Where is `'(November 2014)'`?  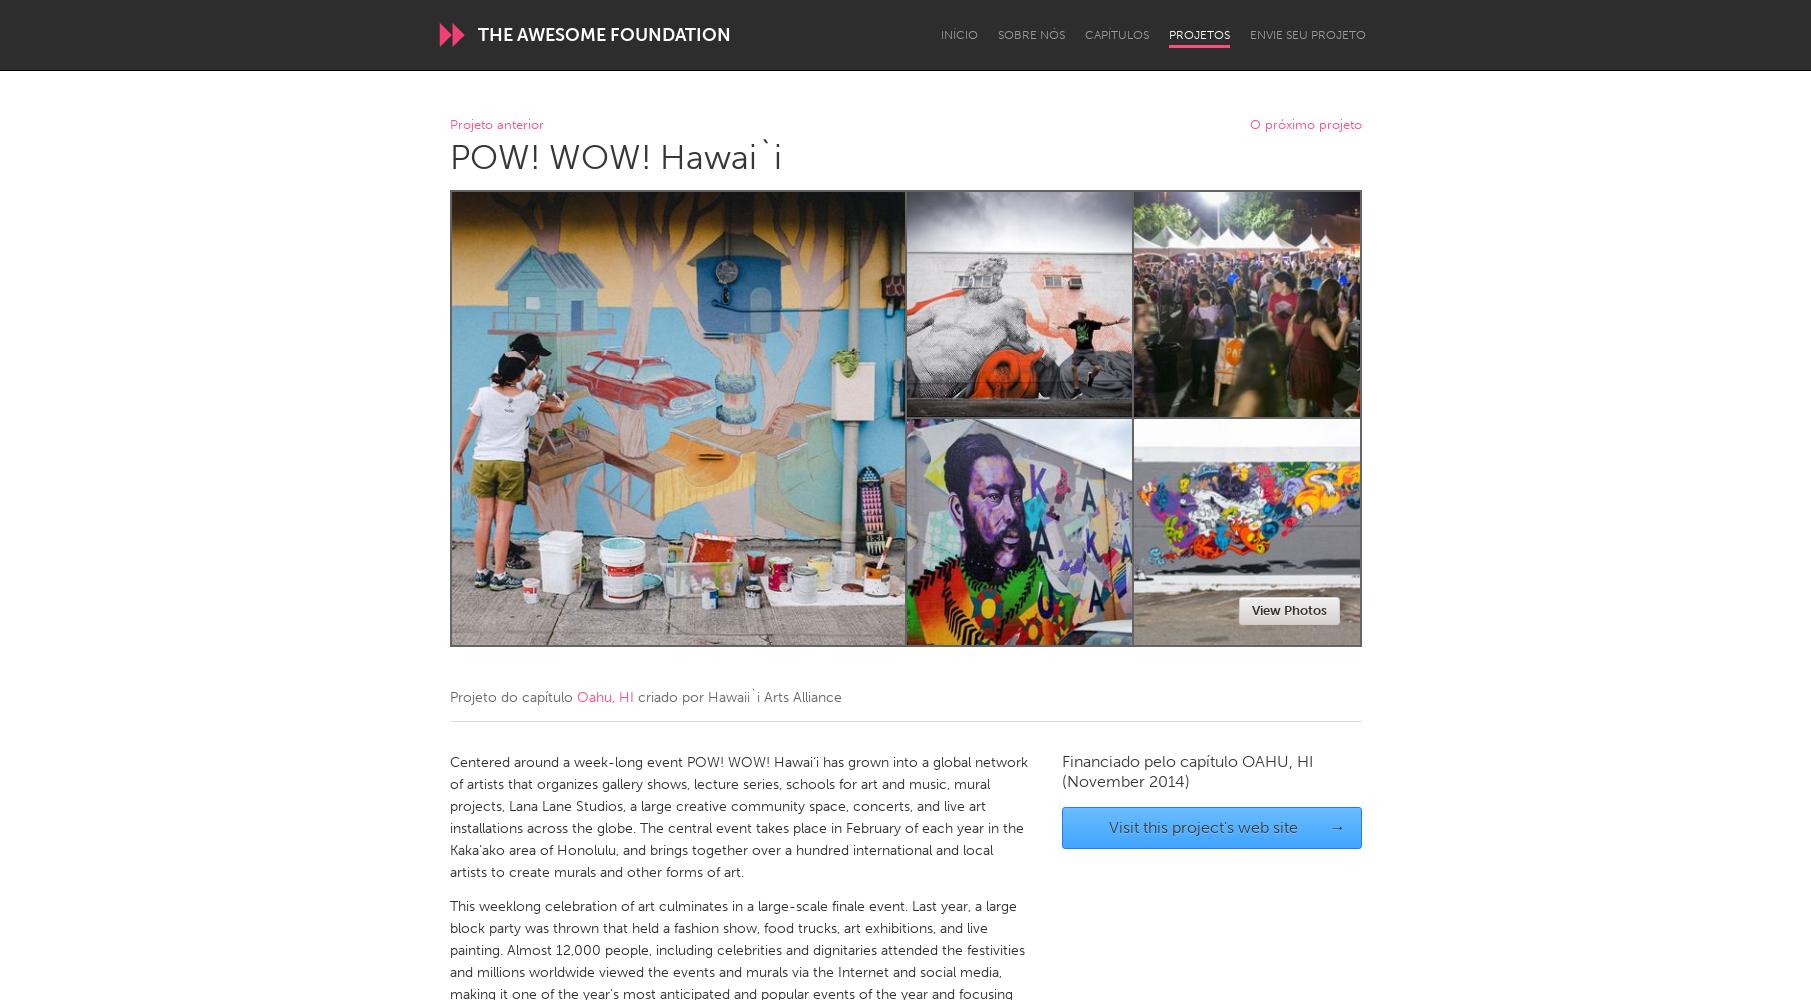 '(November 2014)' is located at coordinates (1123, 780).